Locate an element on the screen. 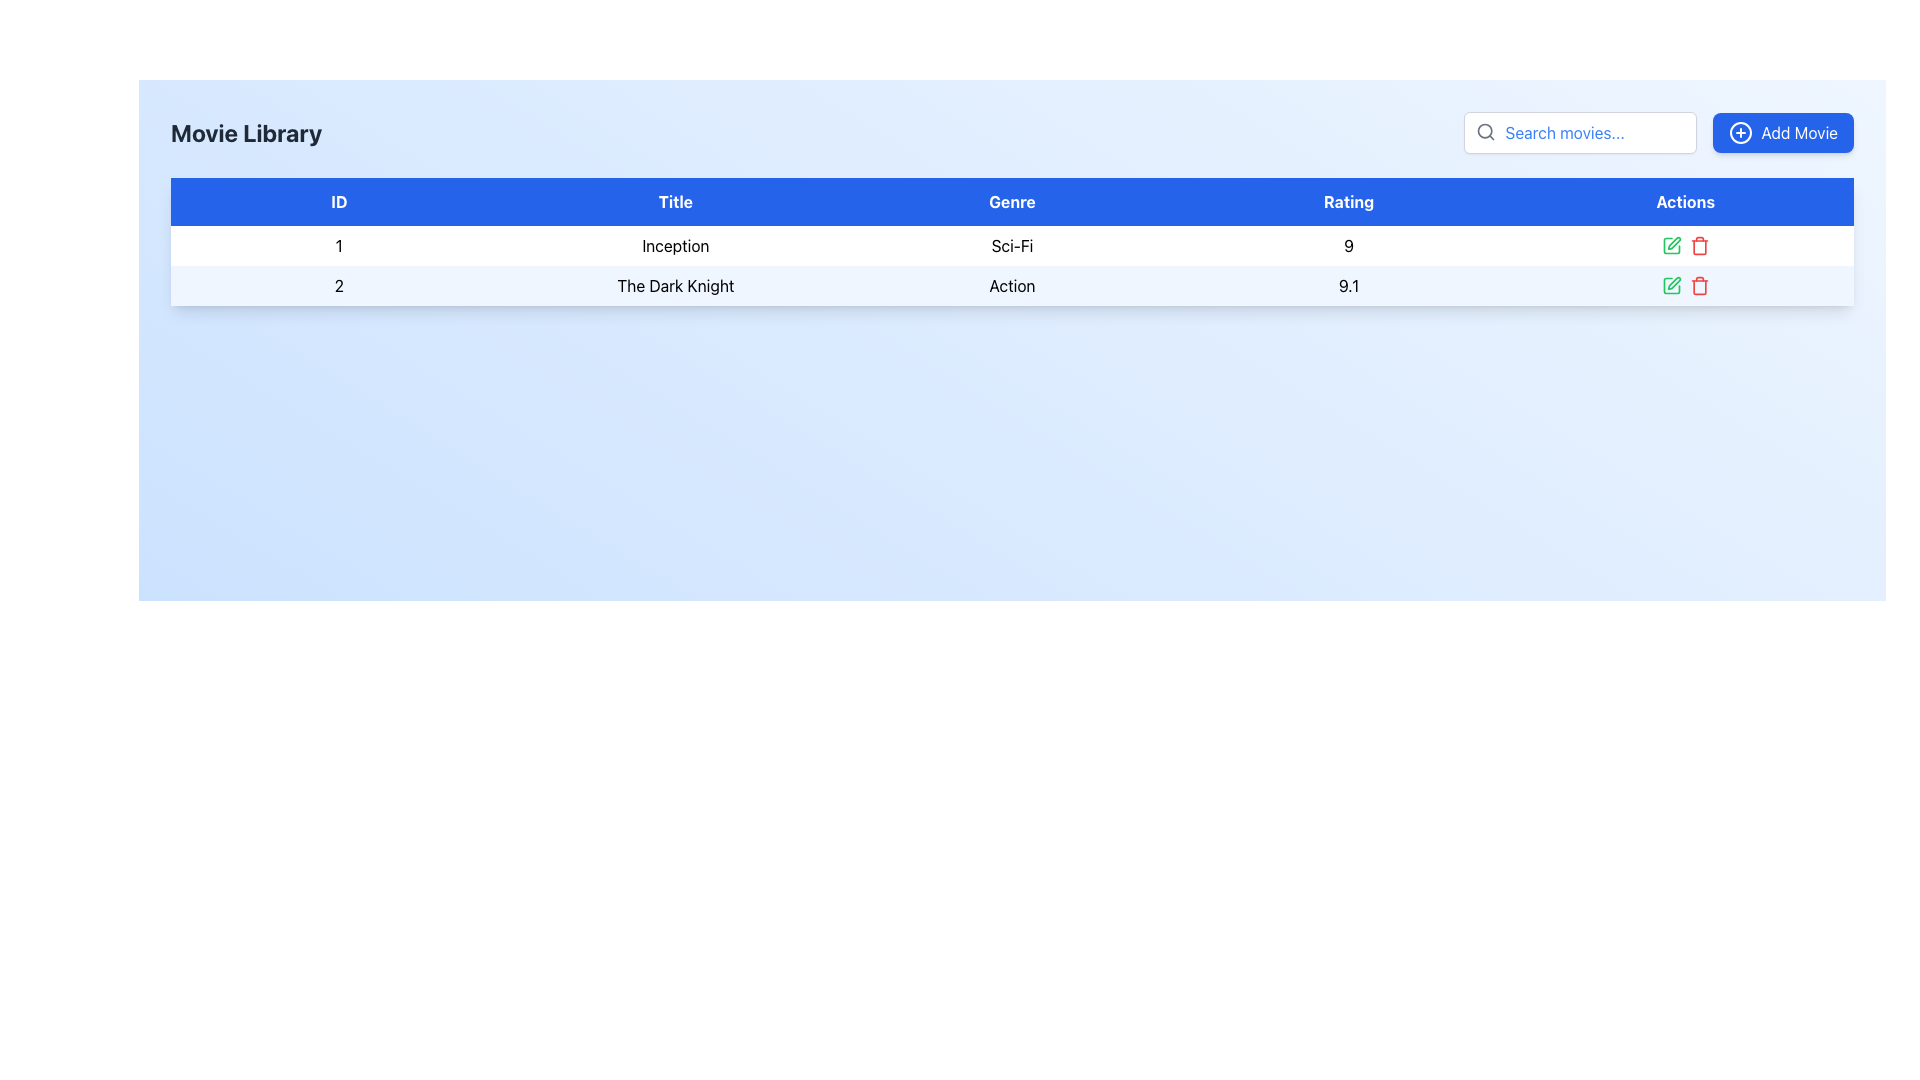 This screenshot has width=1920, height=1080. the group of action buttons is located at coordinates (1683, 245).